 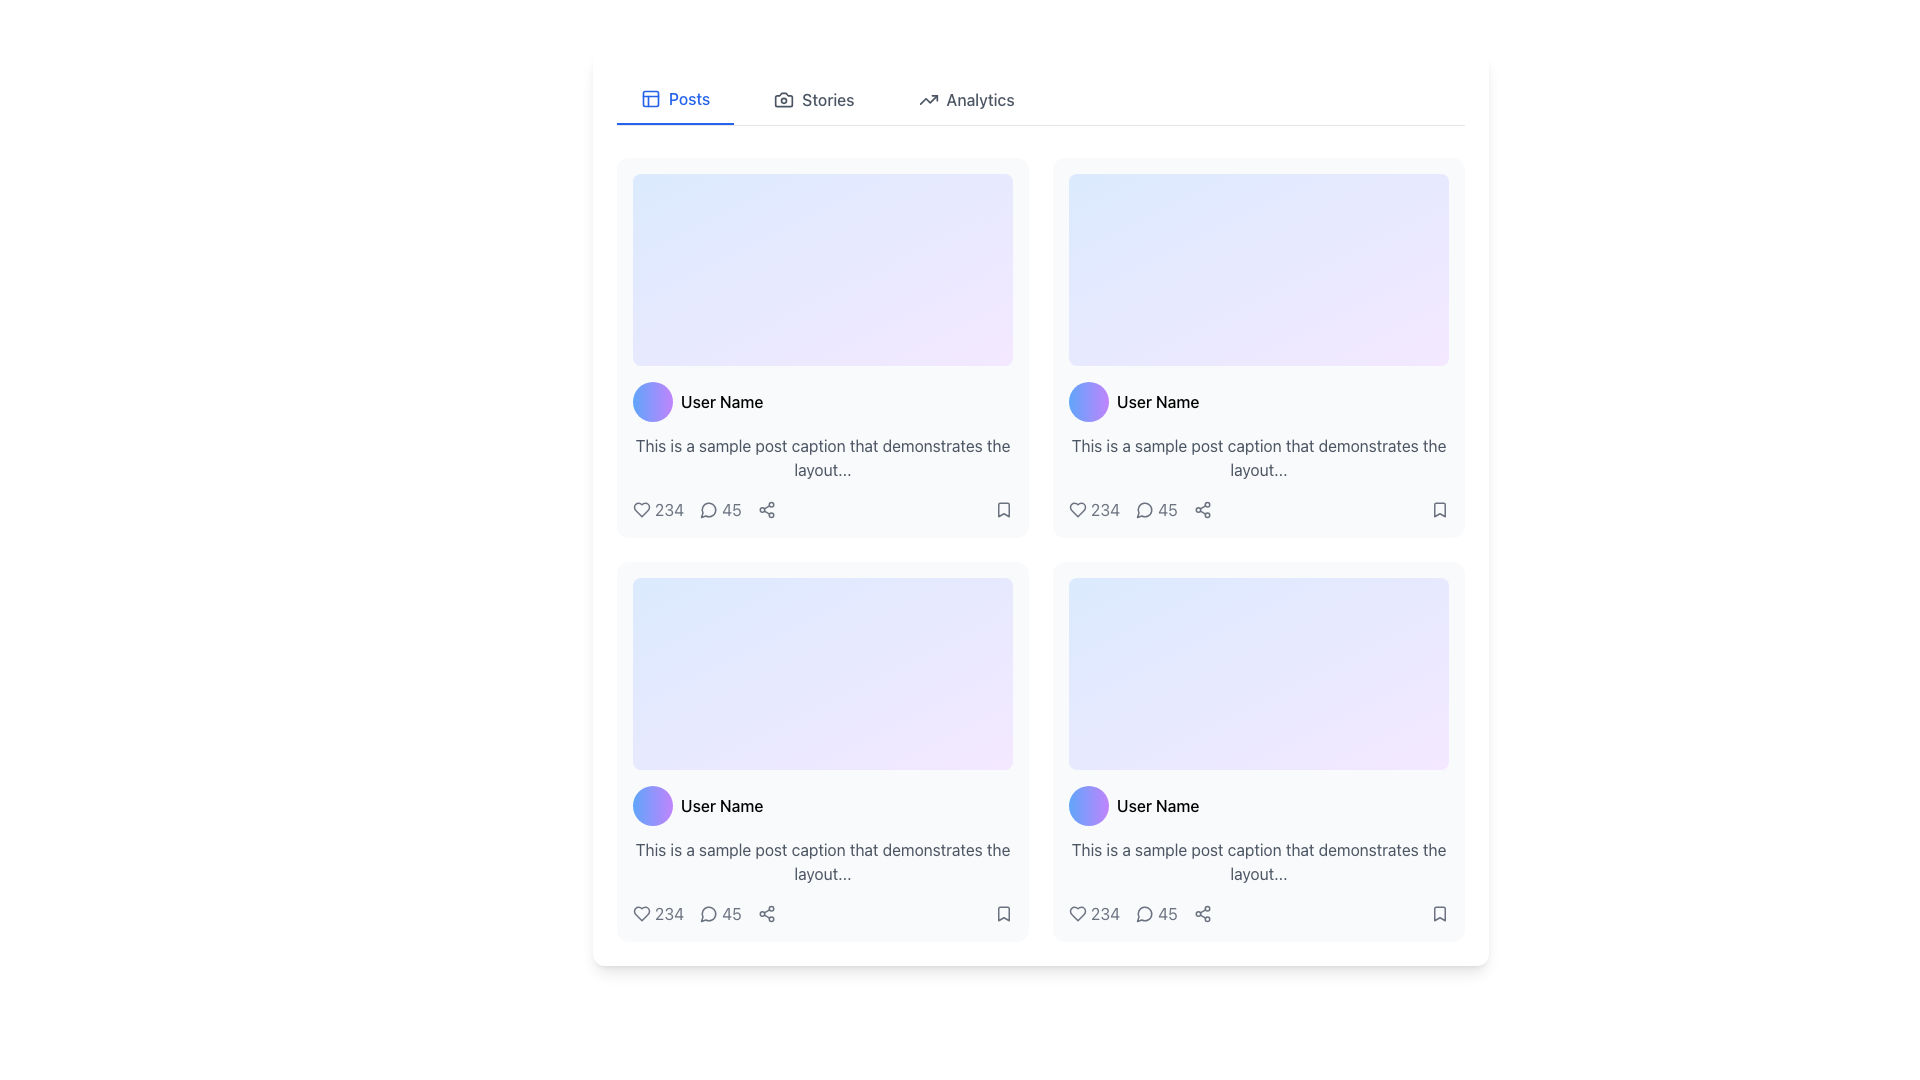 What do you see at coordinates (642, 508) in the screenshot?
I see `the heart-shaped icon located in the lower-left corner of the post card interface to like the post` at bounding box center [642, 508].